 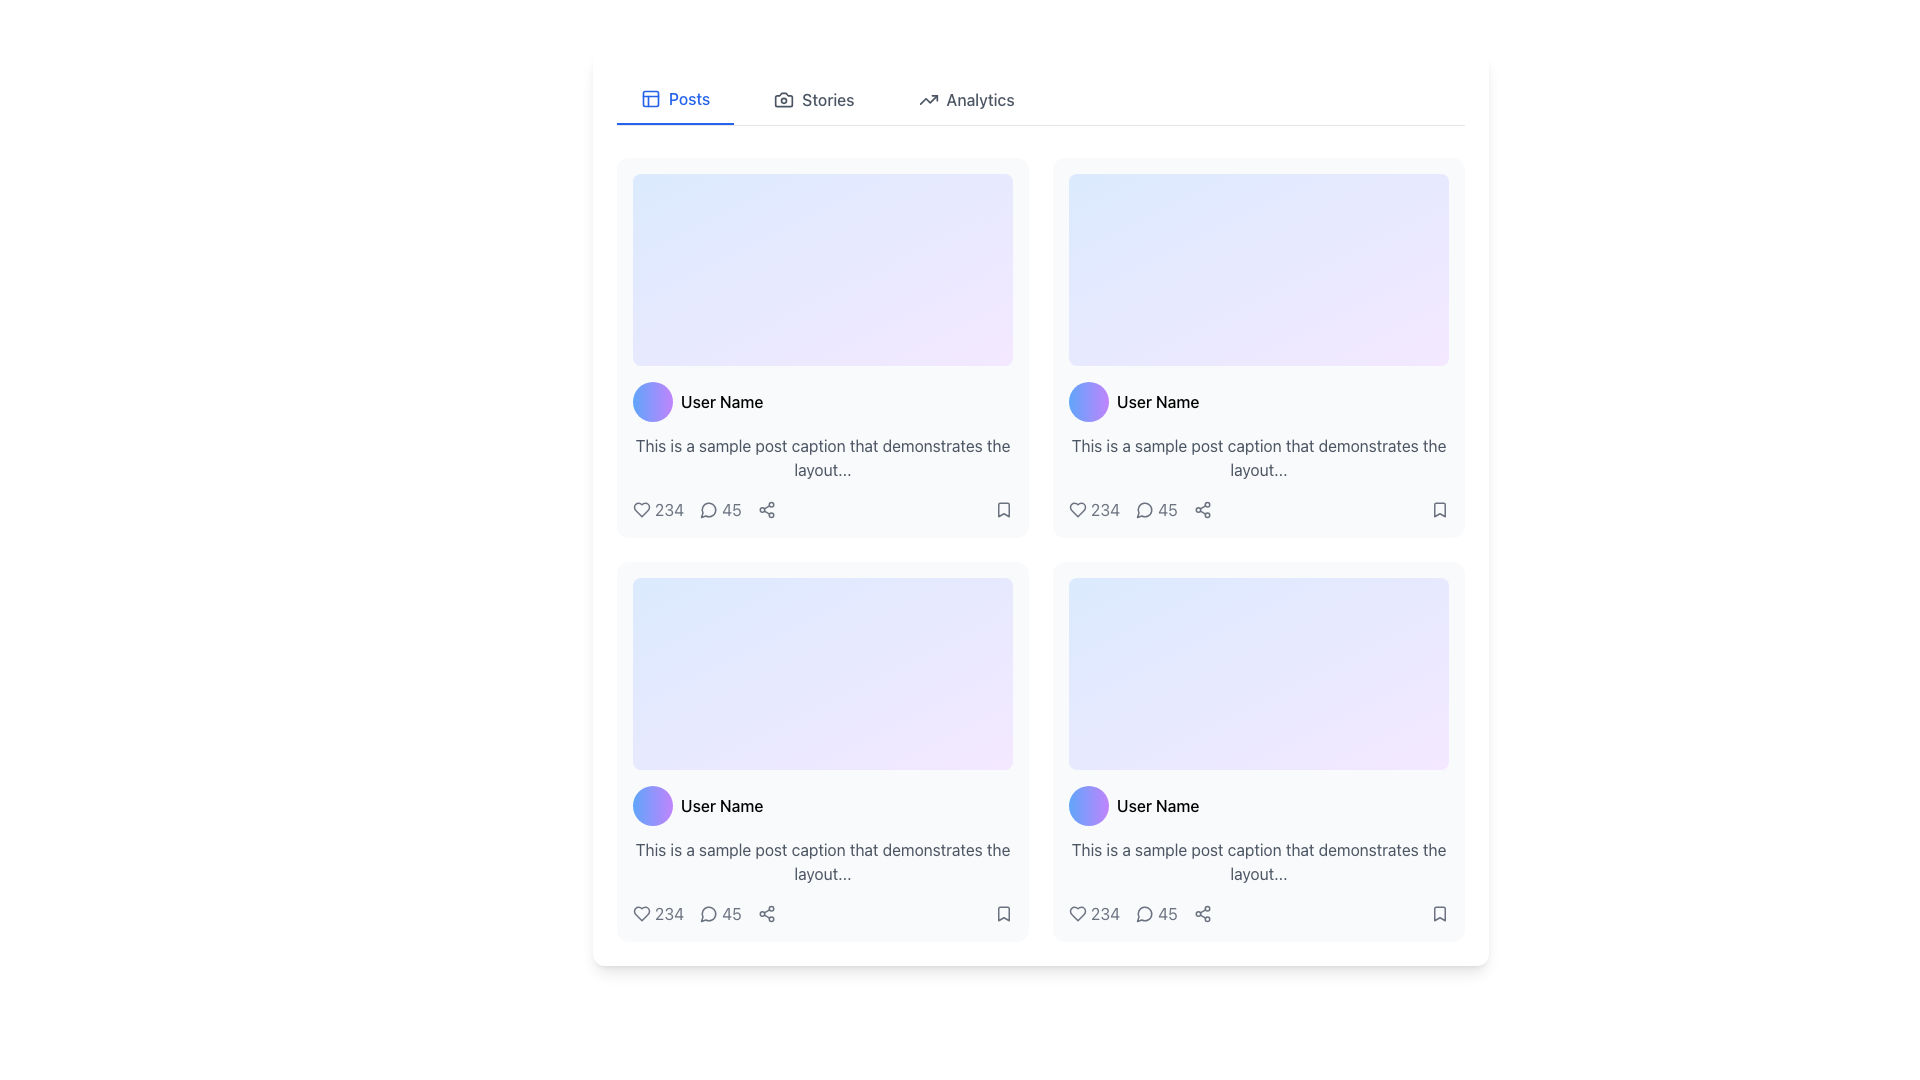 What do you see at coordinates (642, 508) in the screenshot?
I see `the heart-shaped icon located in the lower-left corner of the post card interface to like the post` at bounding box center [642, 508].